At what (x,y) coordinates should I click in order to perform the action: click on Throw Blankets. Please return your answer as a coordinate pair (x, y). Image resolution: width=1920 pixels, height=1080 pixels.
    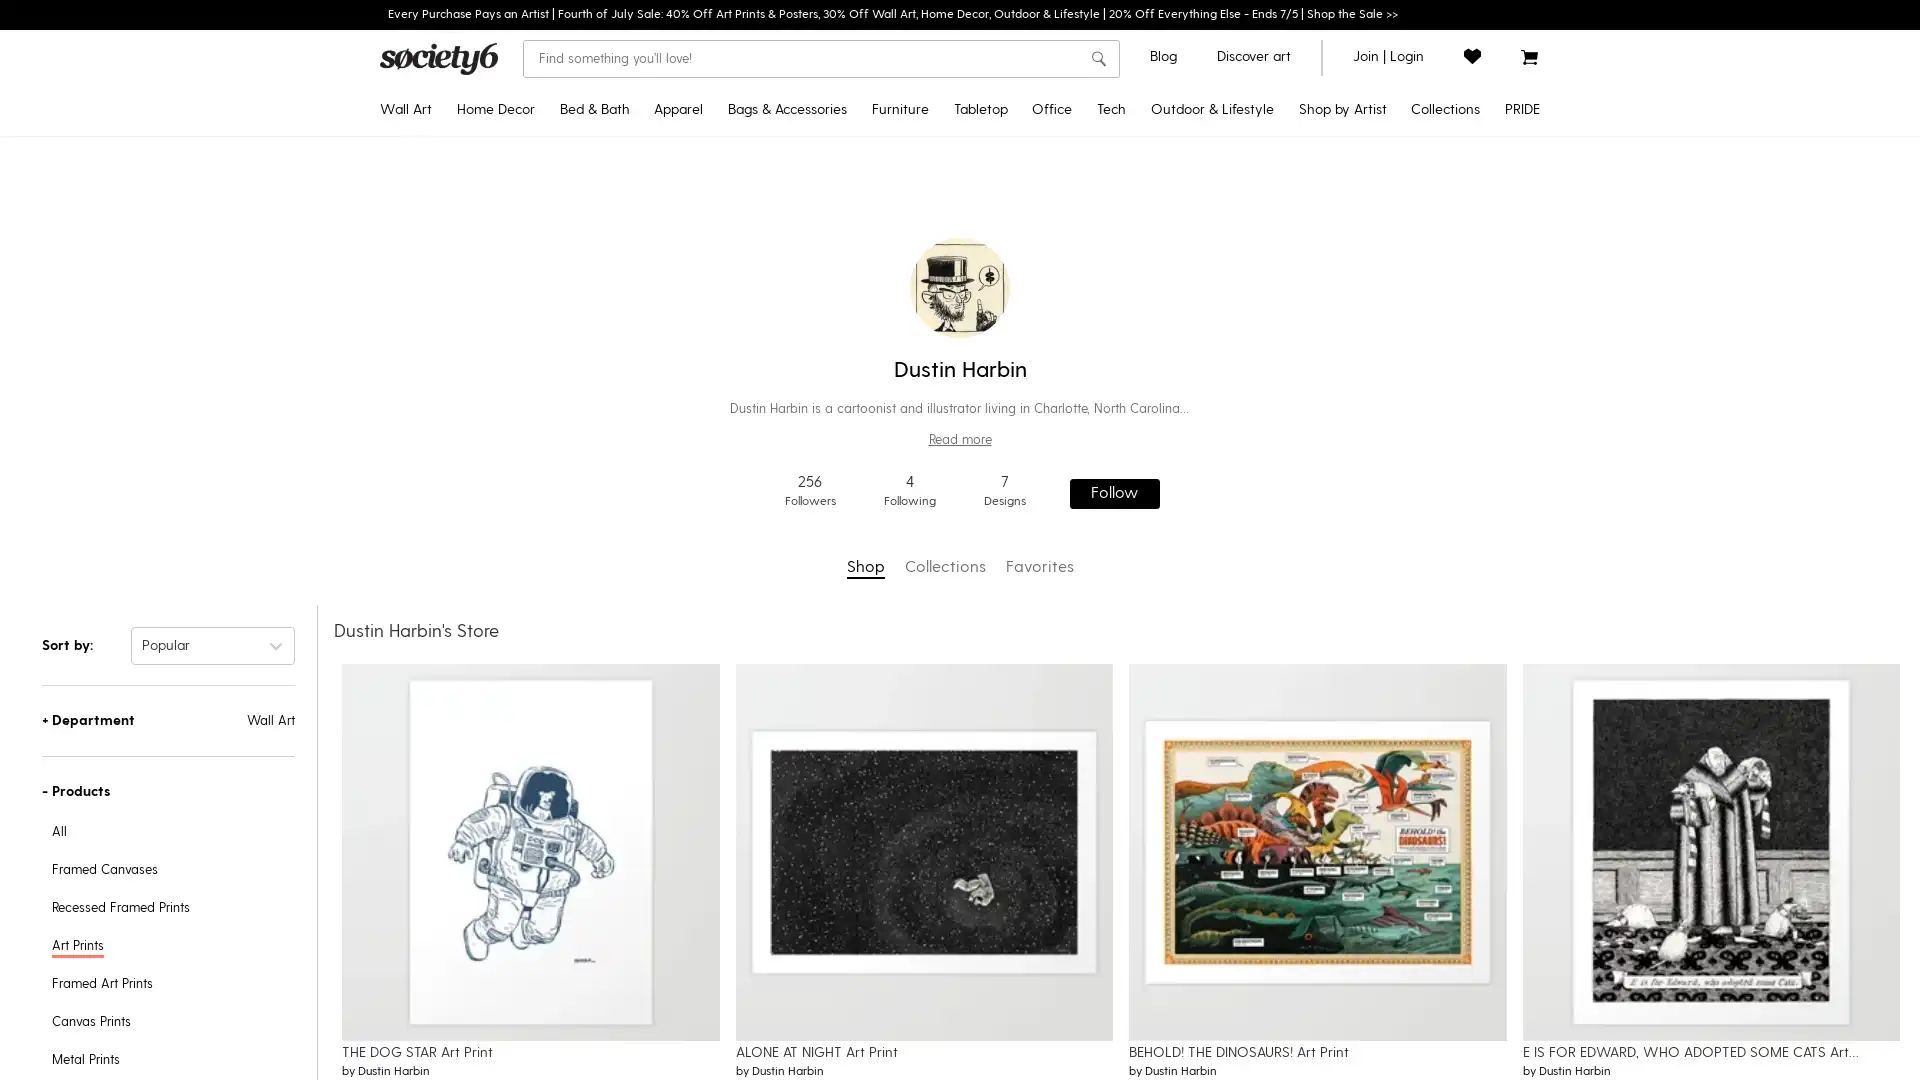
    Looking at the image, I should click on (533, 289).